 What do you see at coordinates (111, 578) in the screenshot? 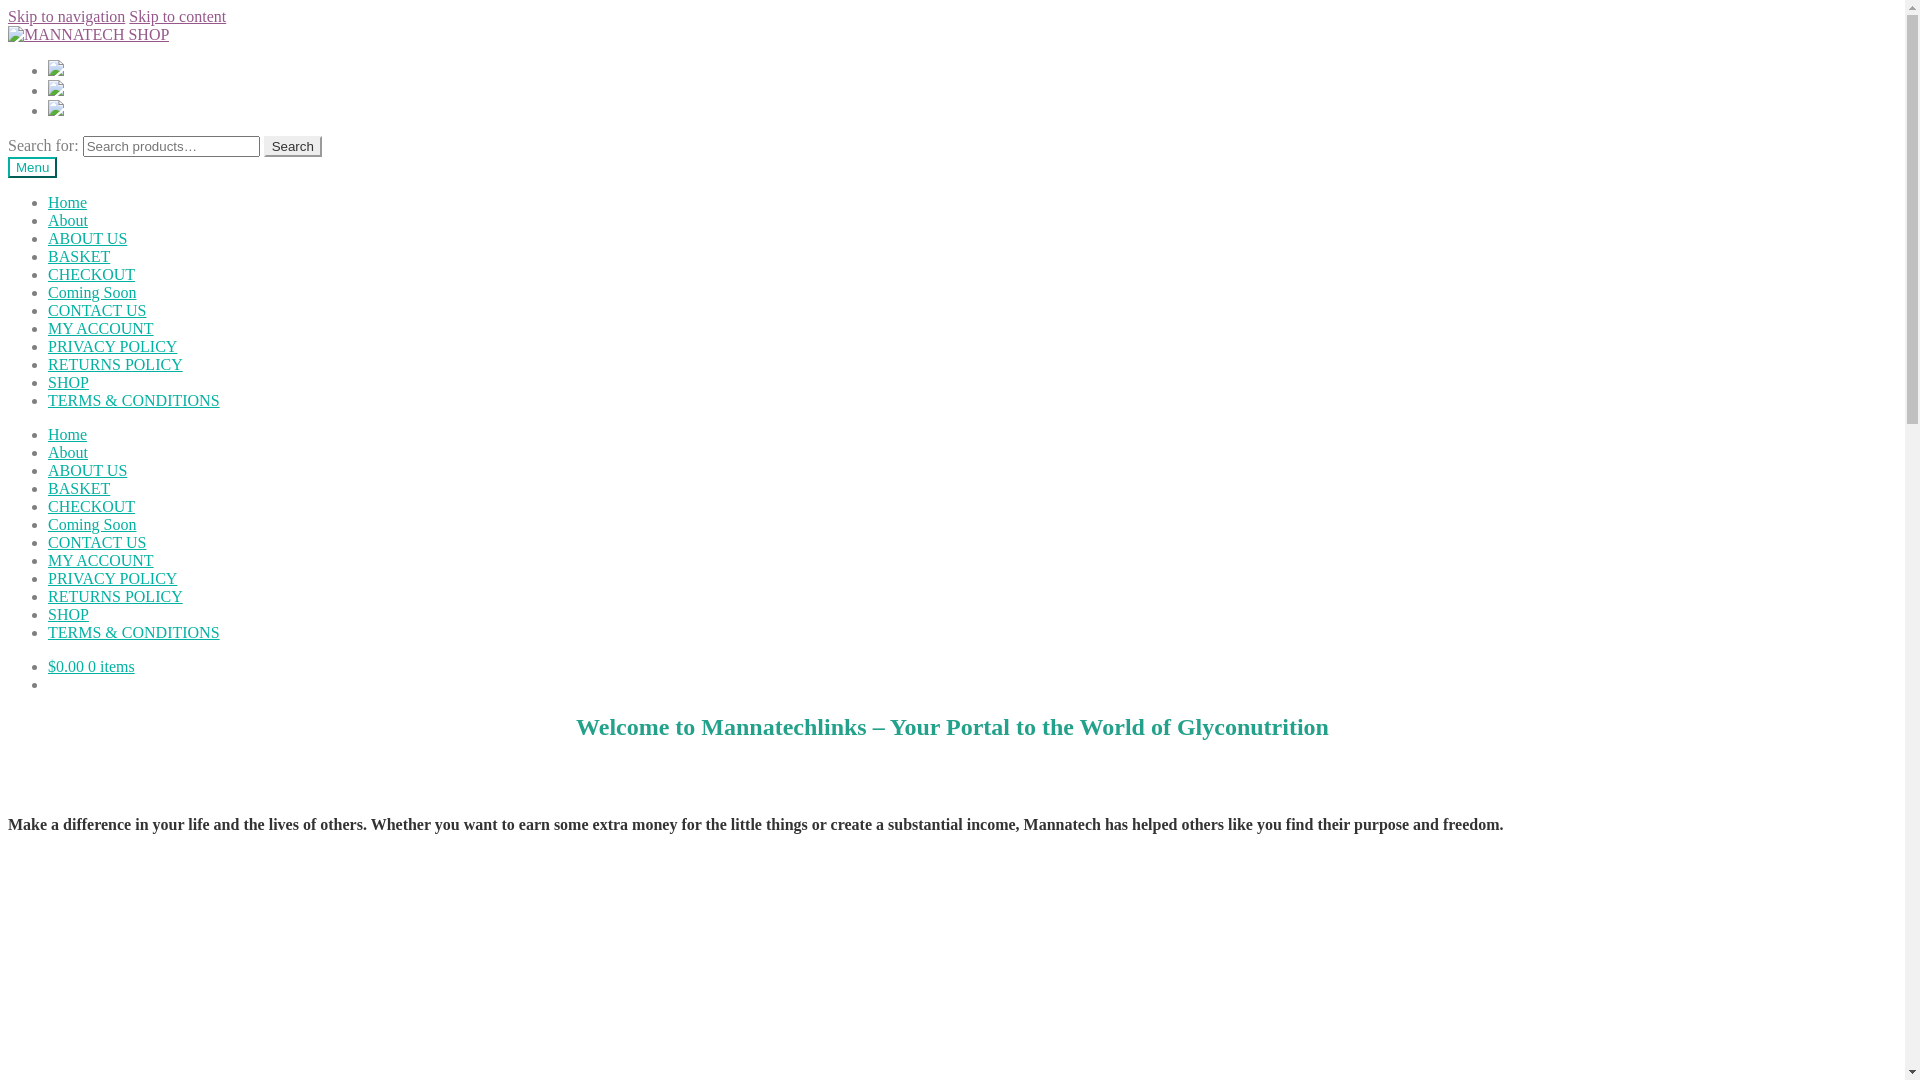
I see `'PRIVACY POLICY'` at bounding box center [111, 578].